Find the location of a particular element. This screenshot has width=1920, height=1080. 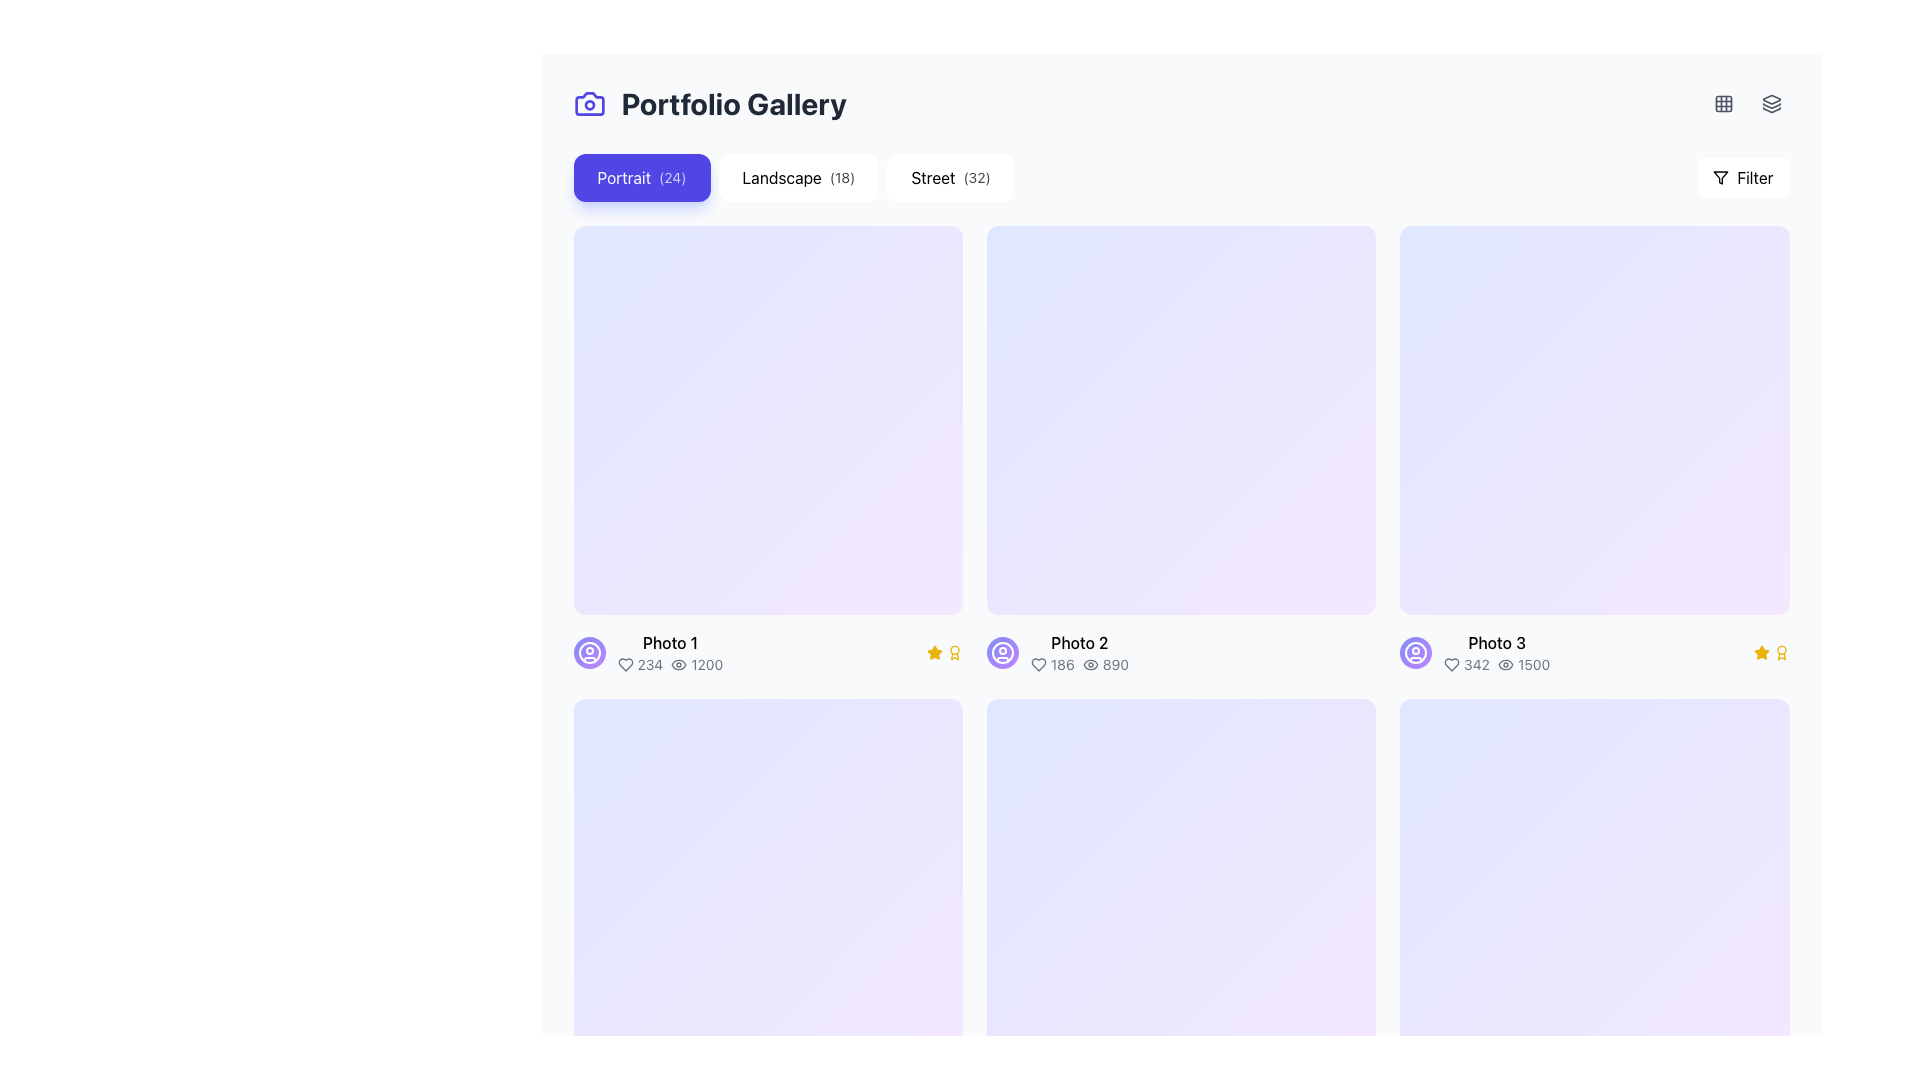

the text label displaying the number '(24)' next to the label 'Portrait' within the rounded button for reference is located at coordinates (672, 176).